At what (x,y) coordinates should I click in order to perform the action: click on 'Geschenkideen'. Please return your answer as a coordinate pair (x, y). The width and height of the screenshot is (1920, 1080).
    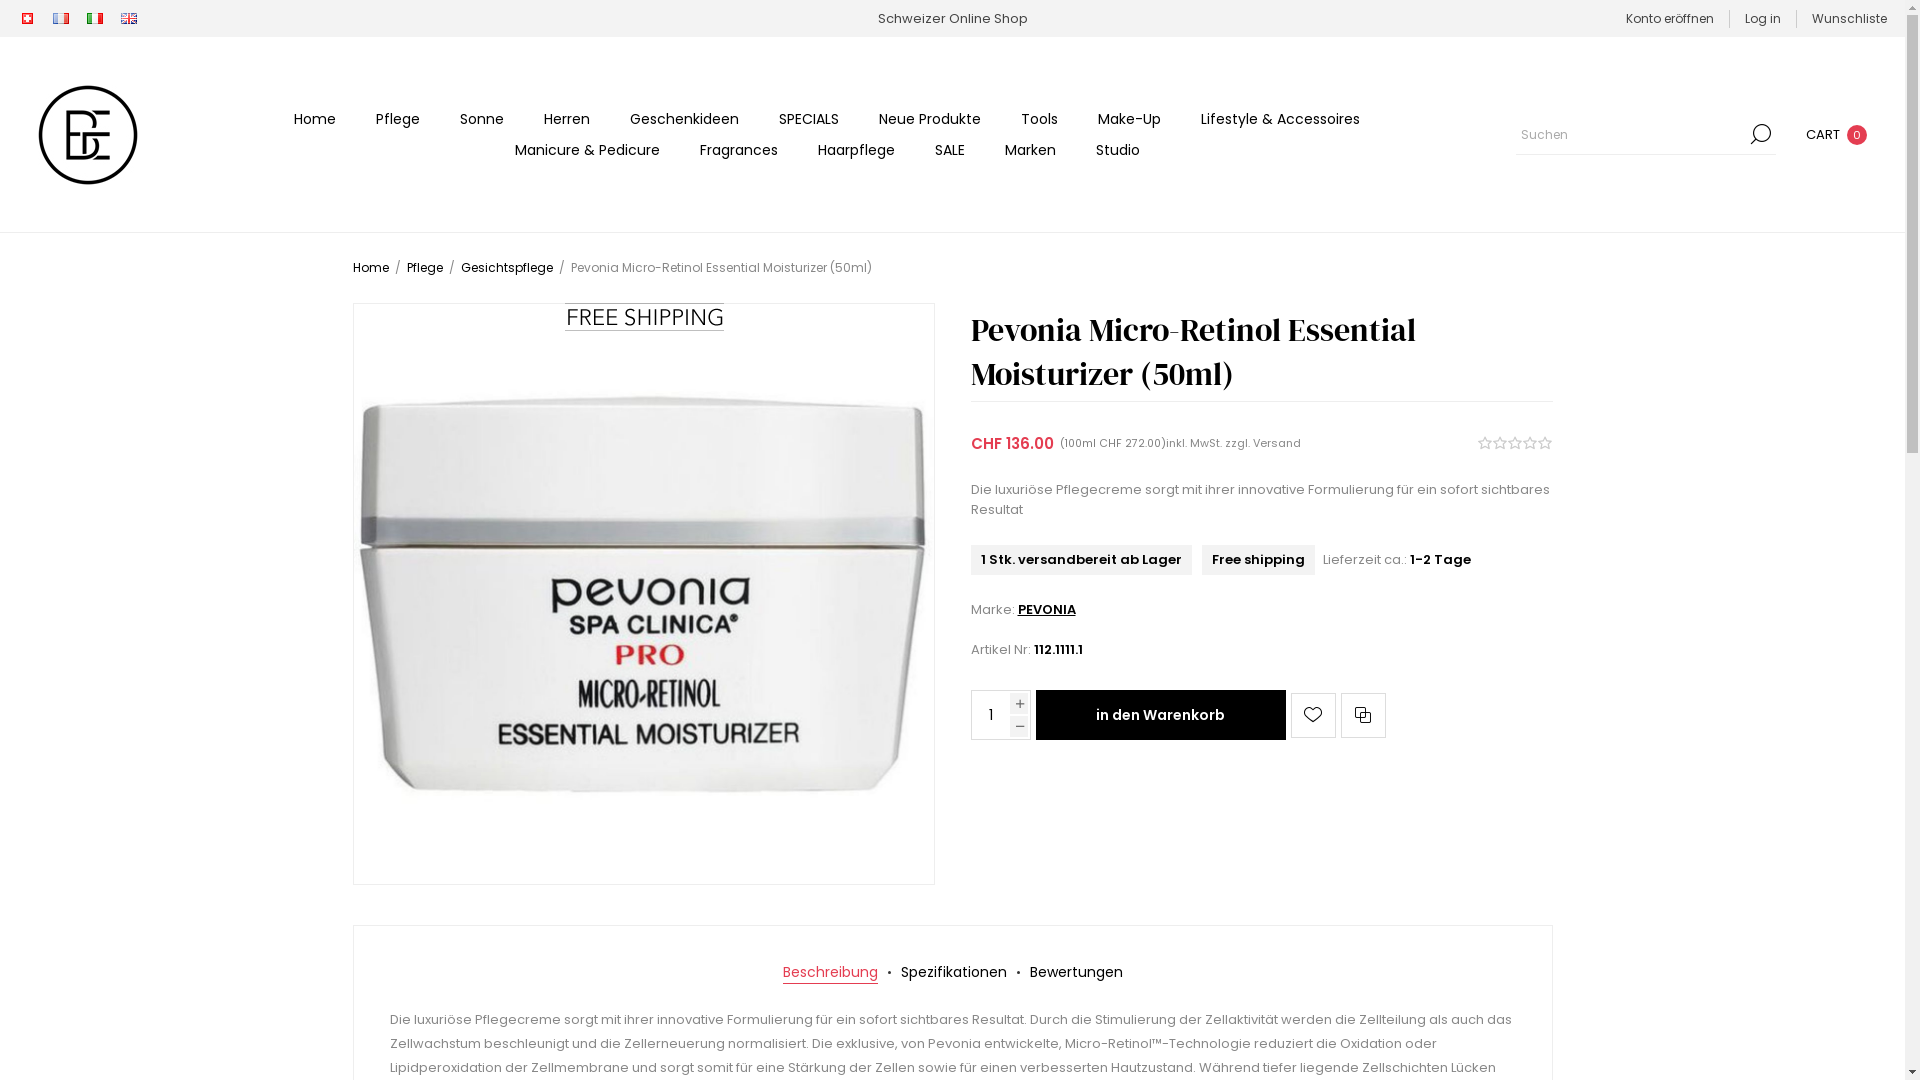
    Looking at the image, I should click on (684, 119).